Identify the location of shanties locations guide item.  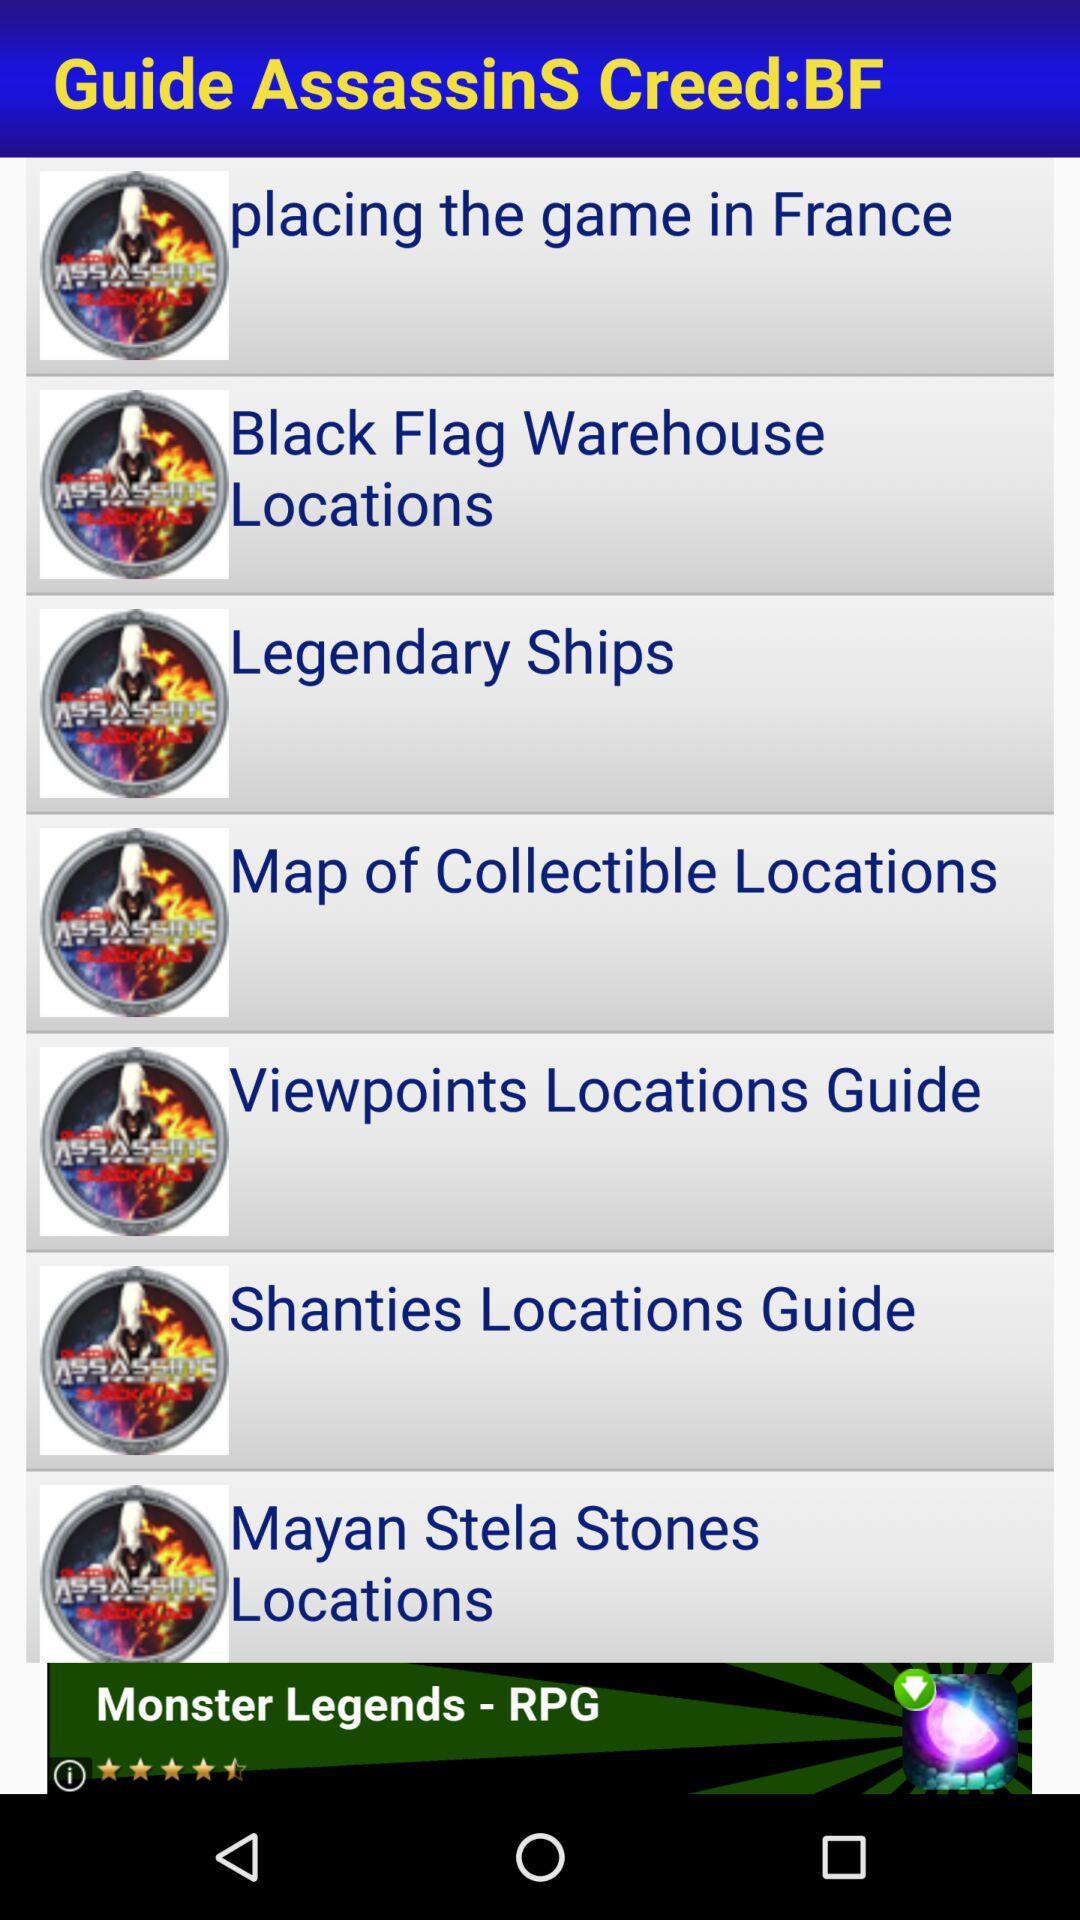
(540, 1360).